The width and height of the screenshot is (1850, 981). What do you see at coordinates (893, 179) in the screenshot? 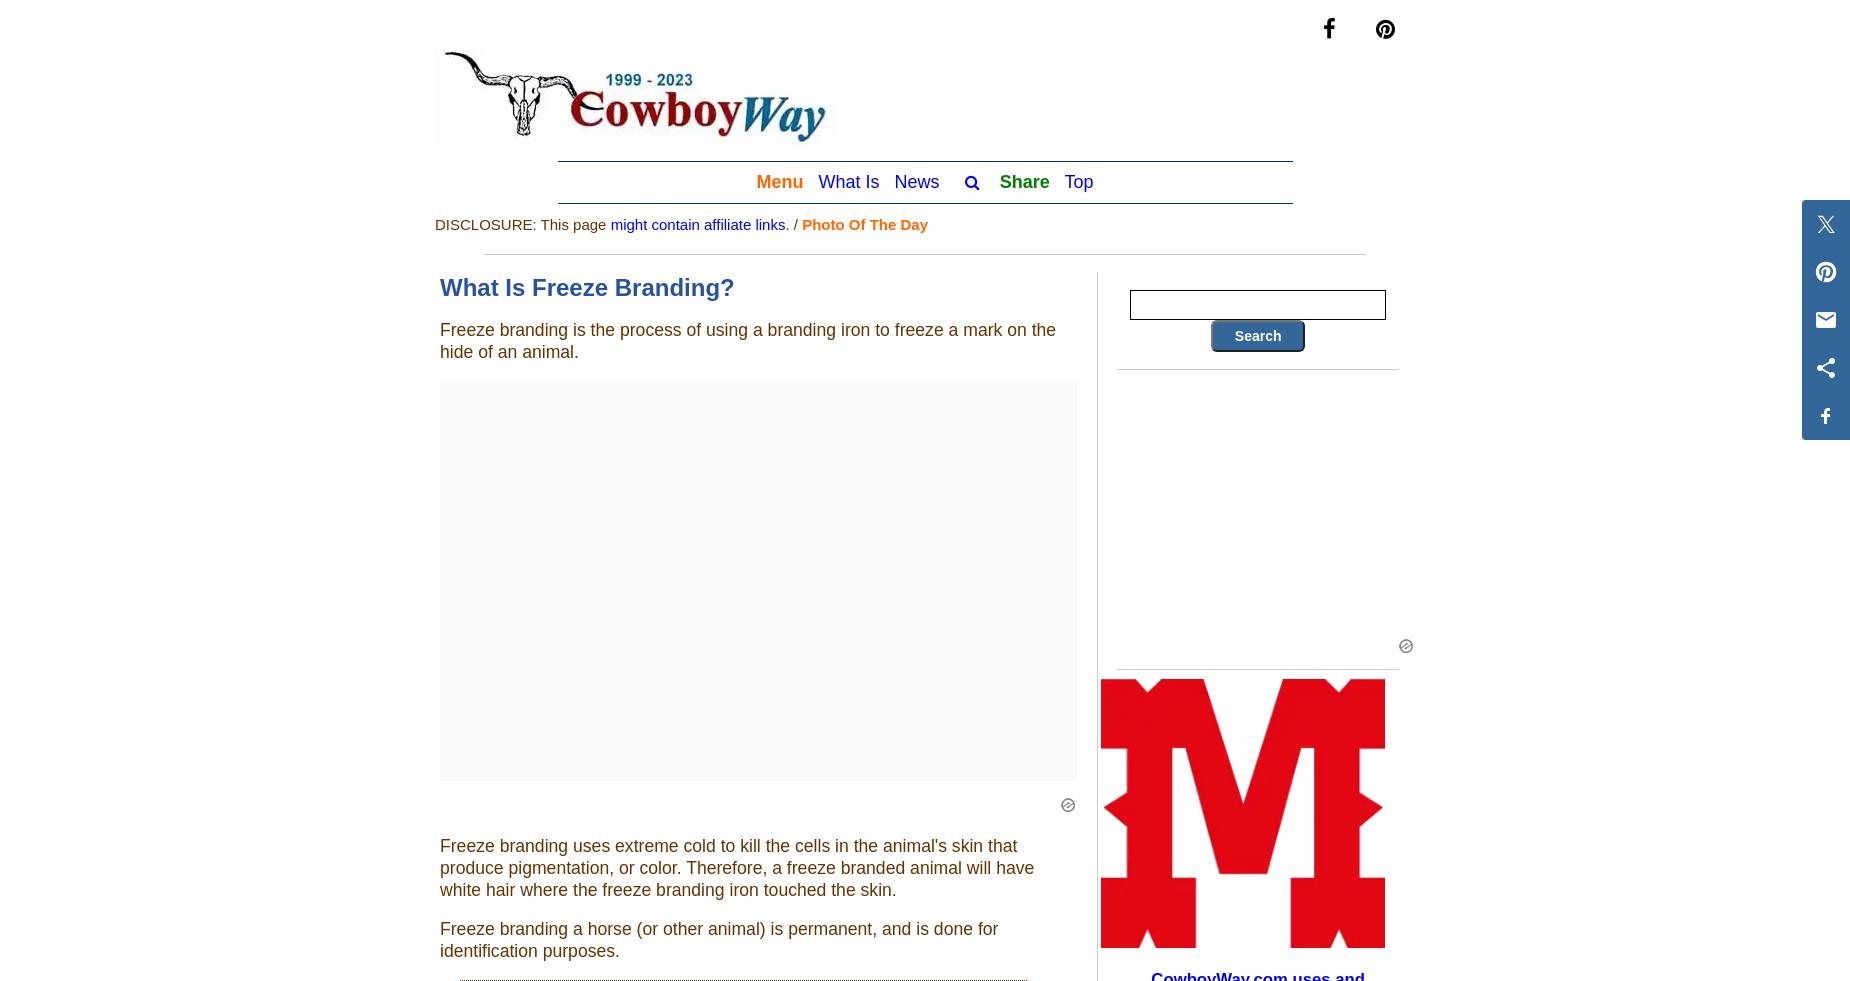
I see `'News'` at bounding box center [893, 179].